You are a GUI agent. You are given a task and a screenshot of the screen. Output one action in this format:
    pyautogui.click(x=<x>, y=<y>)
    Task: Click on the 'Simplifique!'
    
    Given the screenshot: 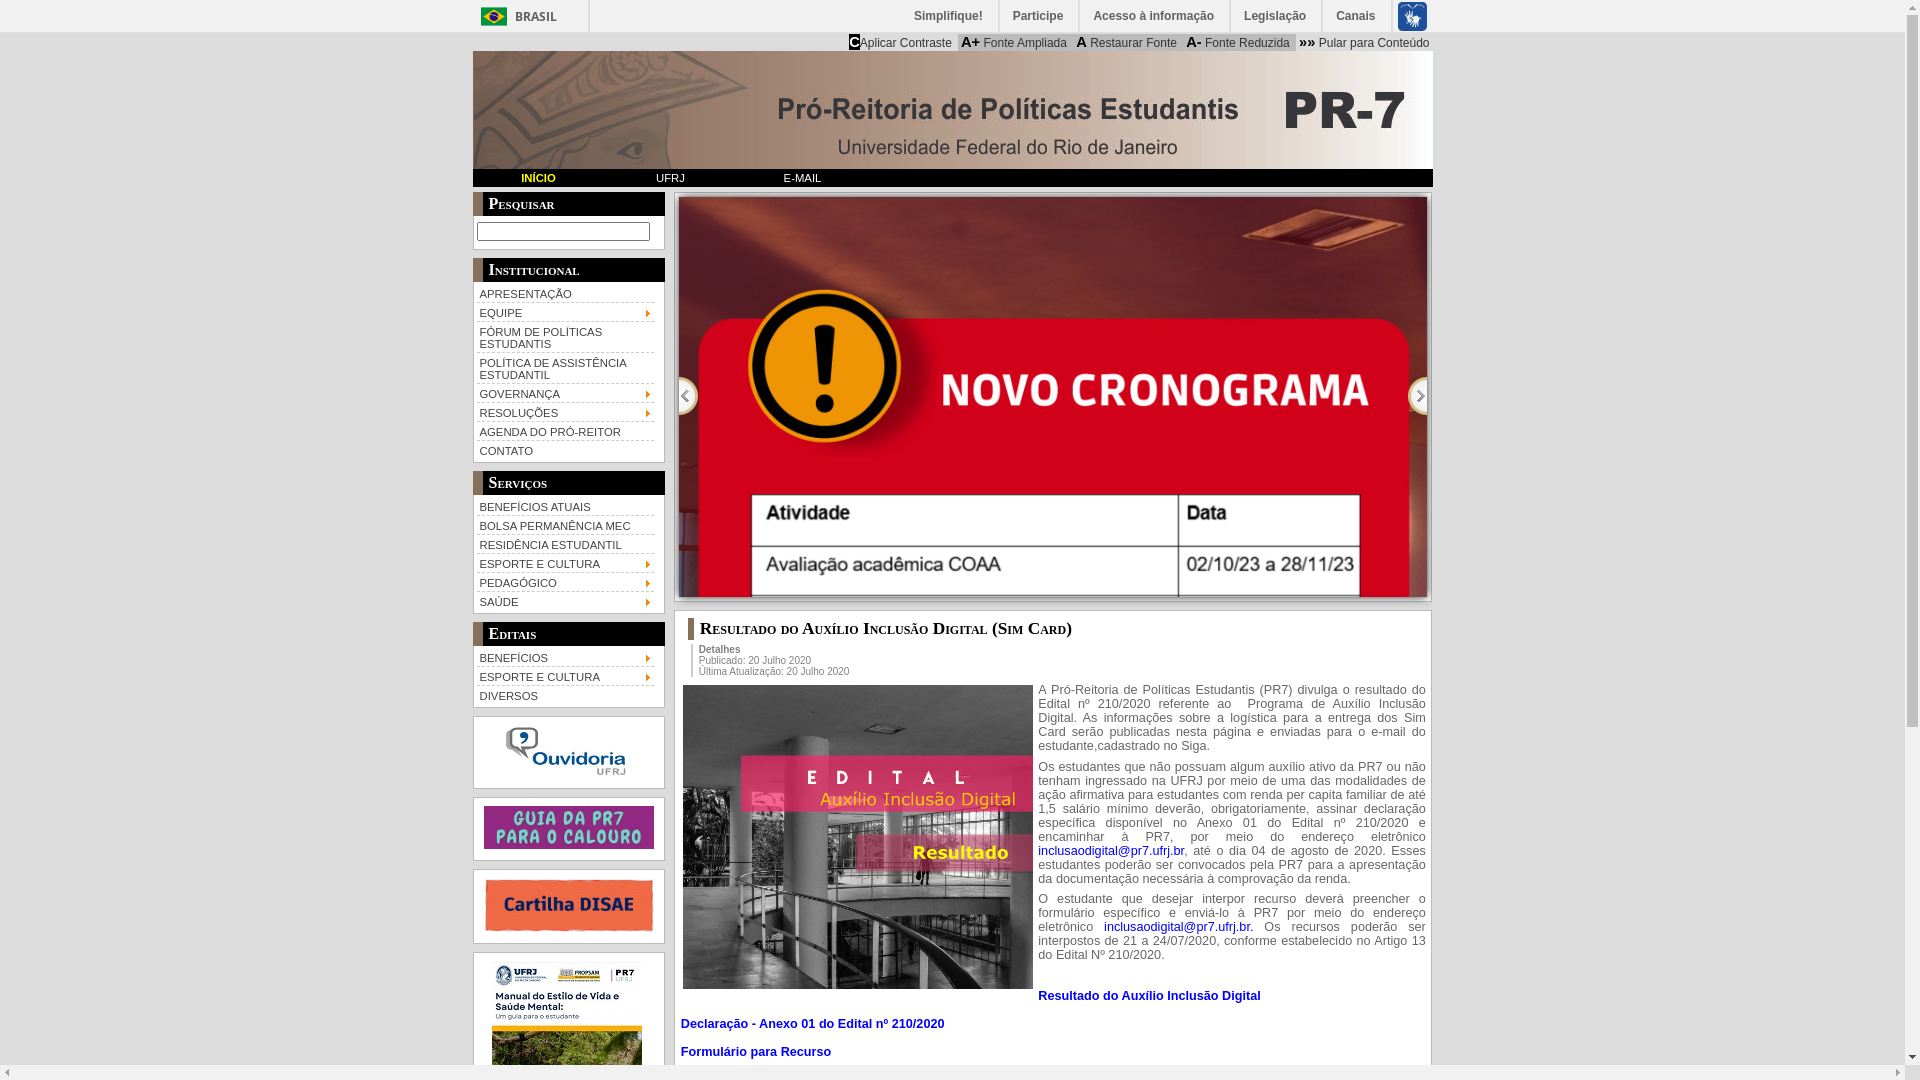 What is the action you would take?
    pyautogui.click(x=948, y=15)
    